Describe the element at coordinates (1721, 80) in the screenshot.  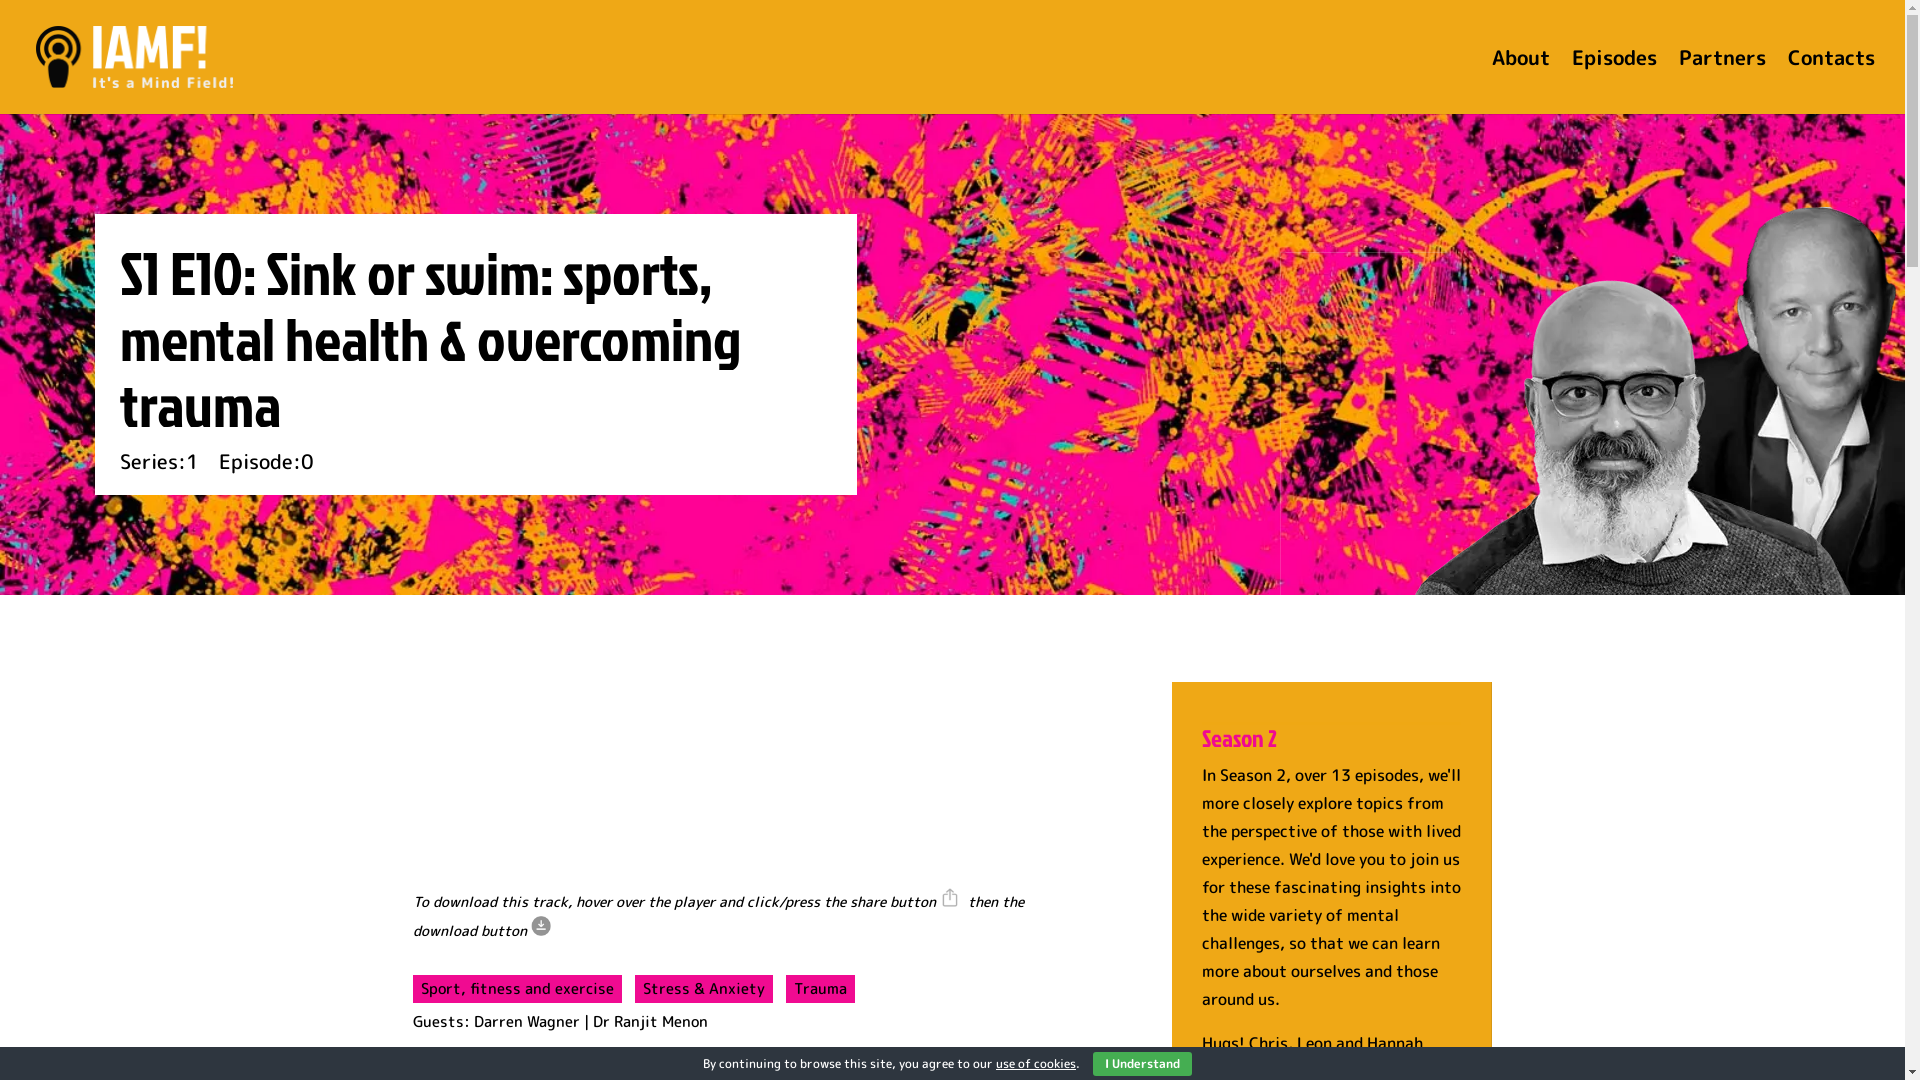
I see `'Partners'` at that location.